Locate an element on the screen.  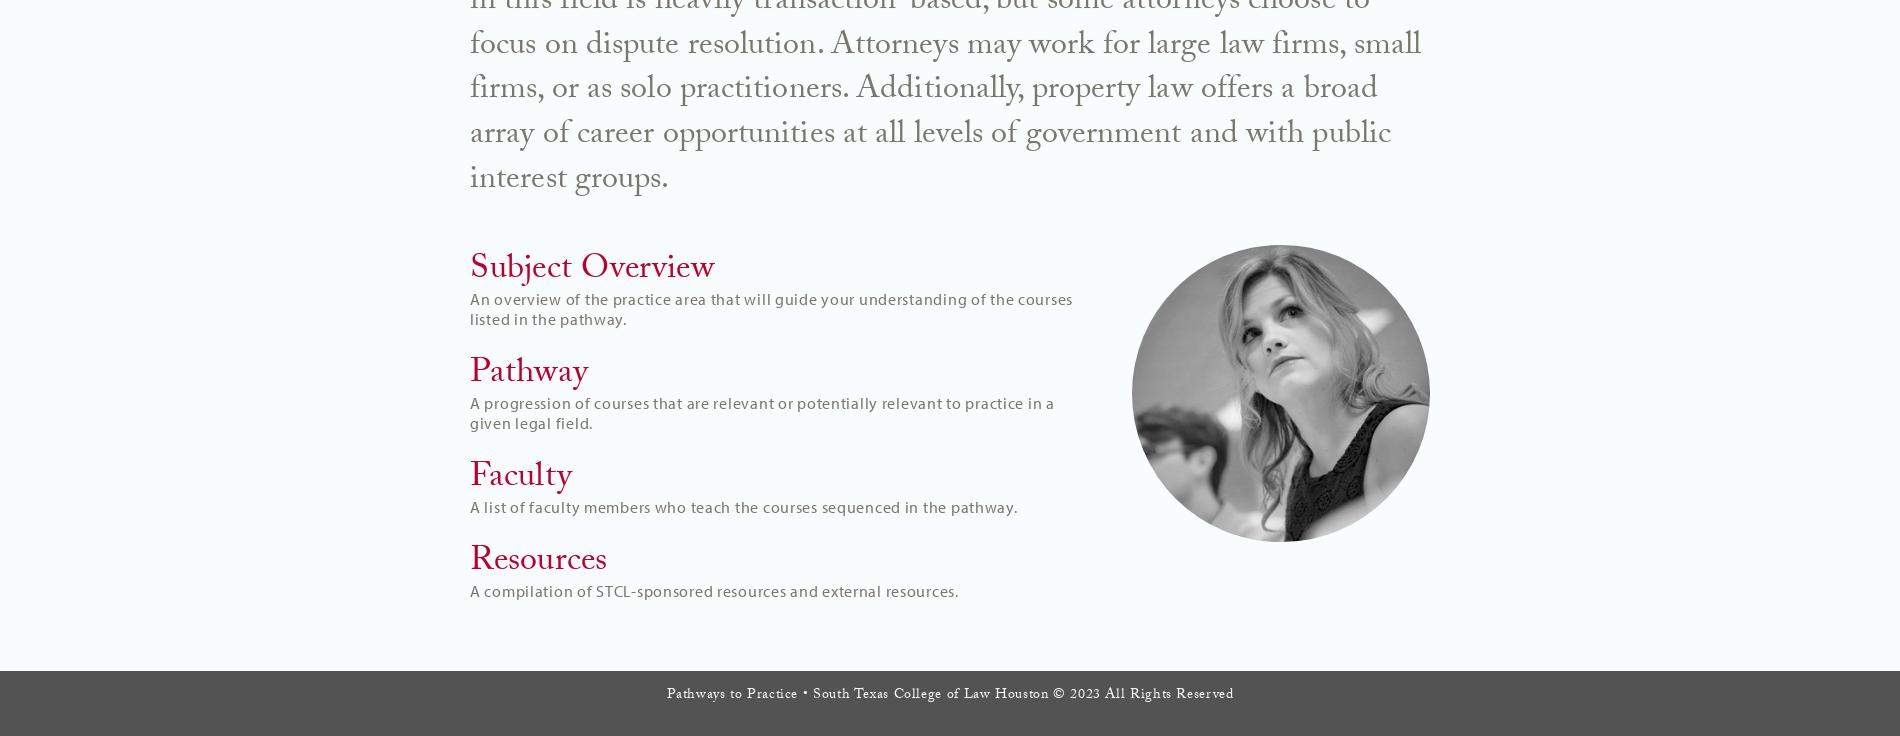
'A list of faculty members who teach the courses sequenced in the pathway.' is located at coordinates (742, 505).